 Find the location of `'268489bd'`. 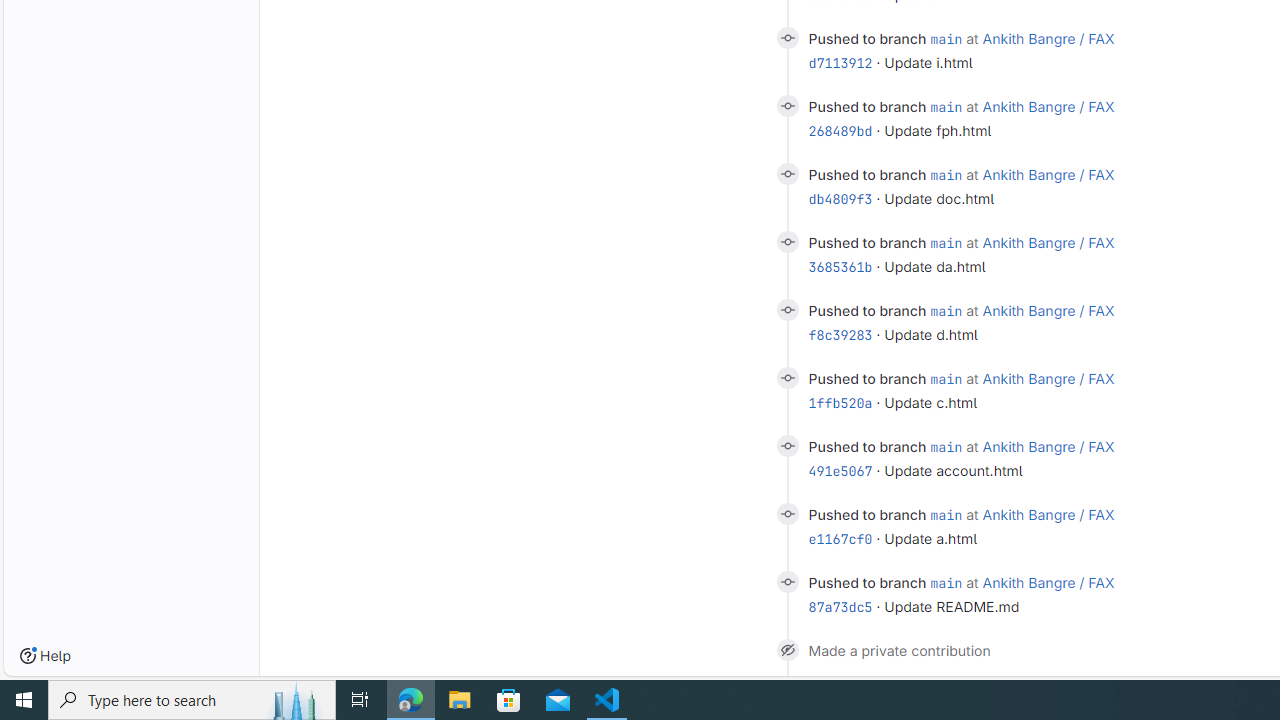

'268489bd' is located at coordinates (840, 130).